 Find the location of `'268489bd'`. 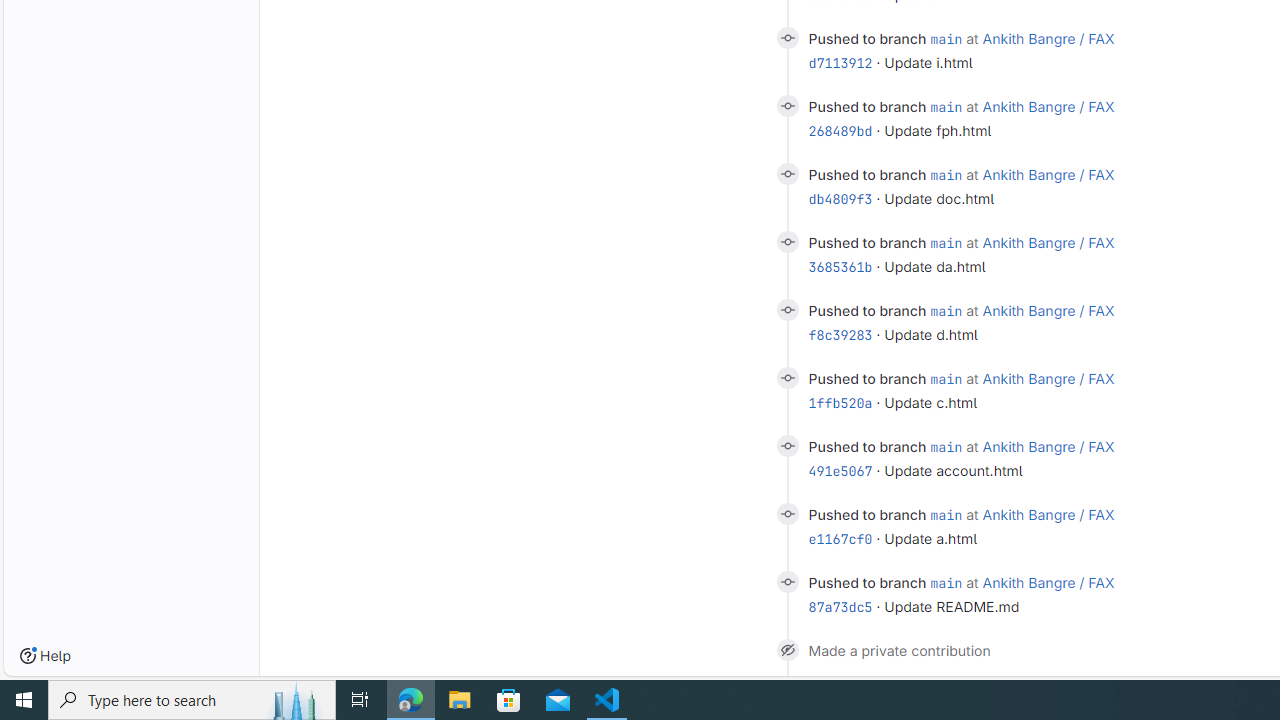

'268489bd' is located at coordinates (840, 130).